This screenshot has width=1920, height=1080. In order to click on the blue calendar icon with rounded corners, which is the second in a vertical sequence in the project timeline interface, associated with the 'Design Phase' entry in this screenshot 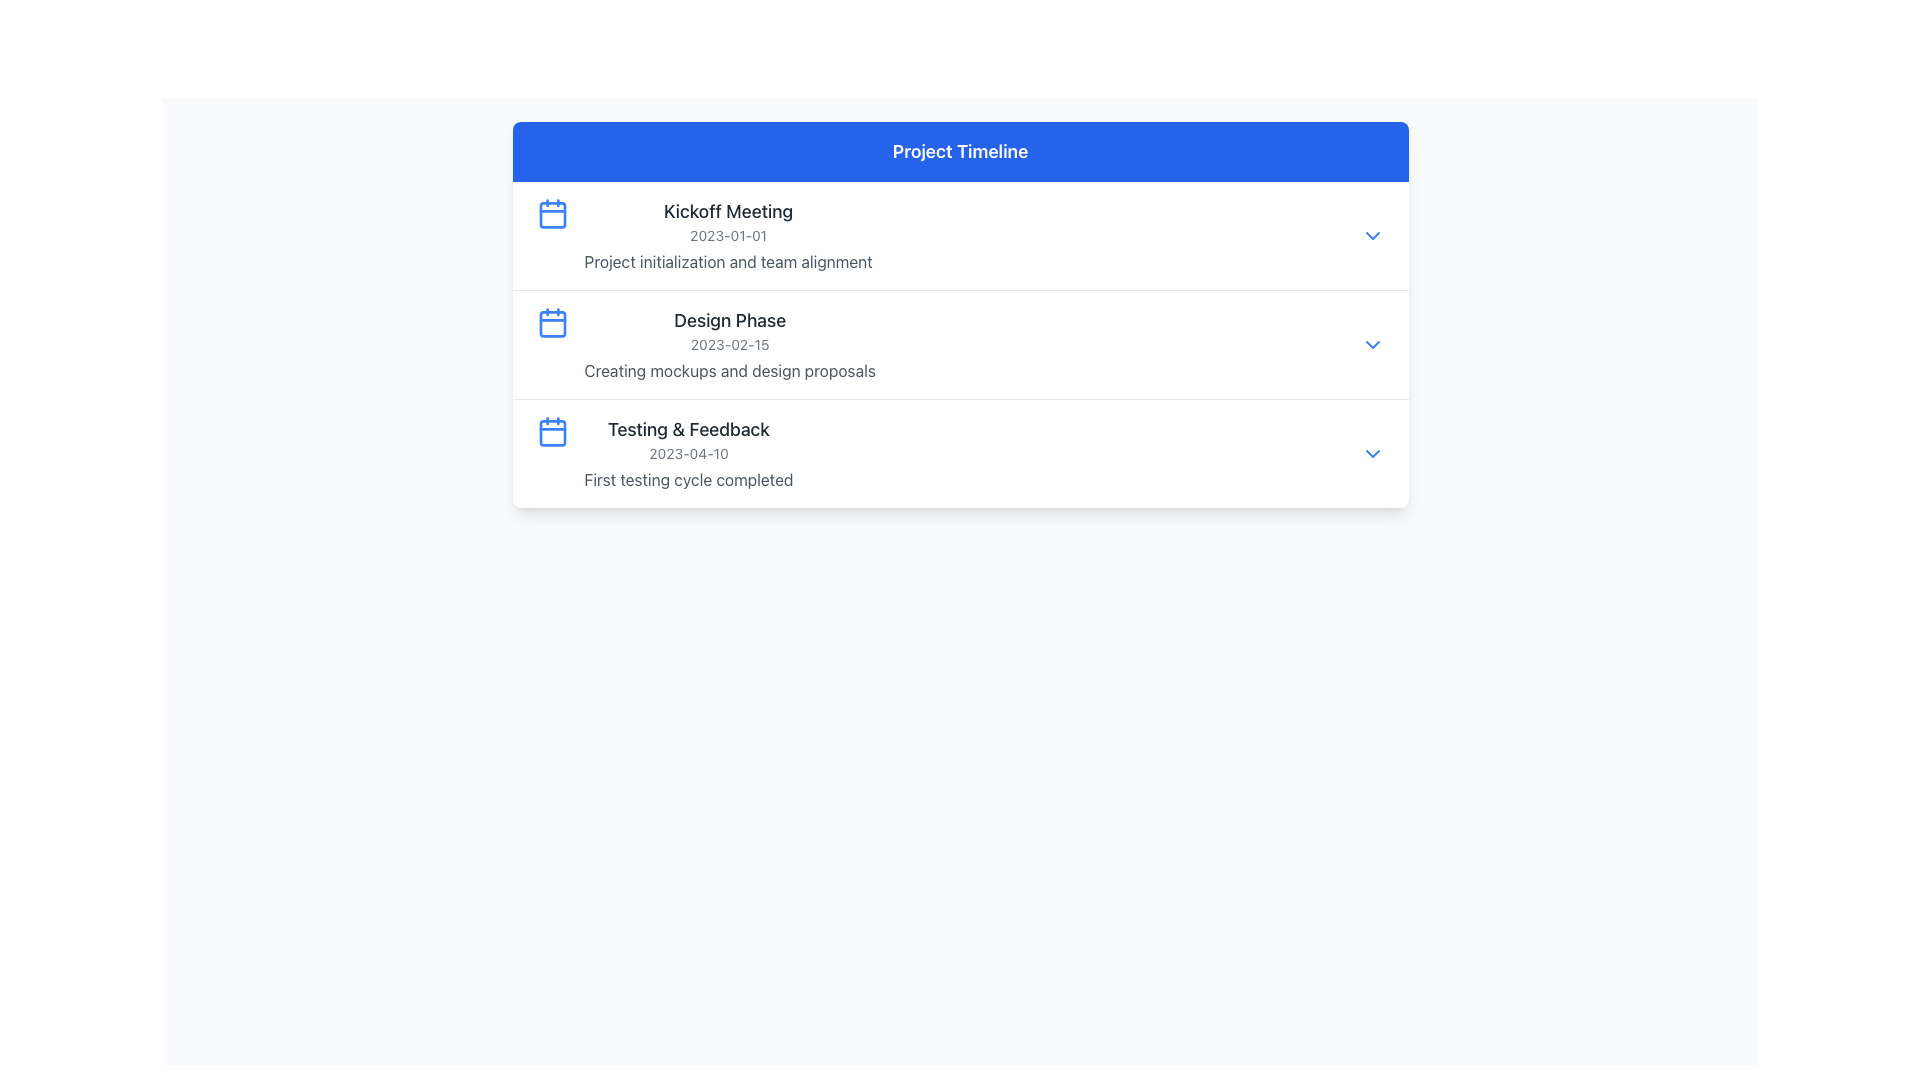, I will do `click(552, 322)`.